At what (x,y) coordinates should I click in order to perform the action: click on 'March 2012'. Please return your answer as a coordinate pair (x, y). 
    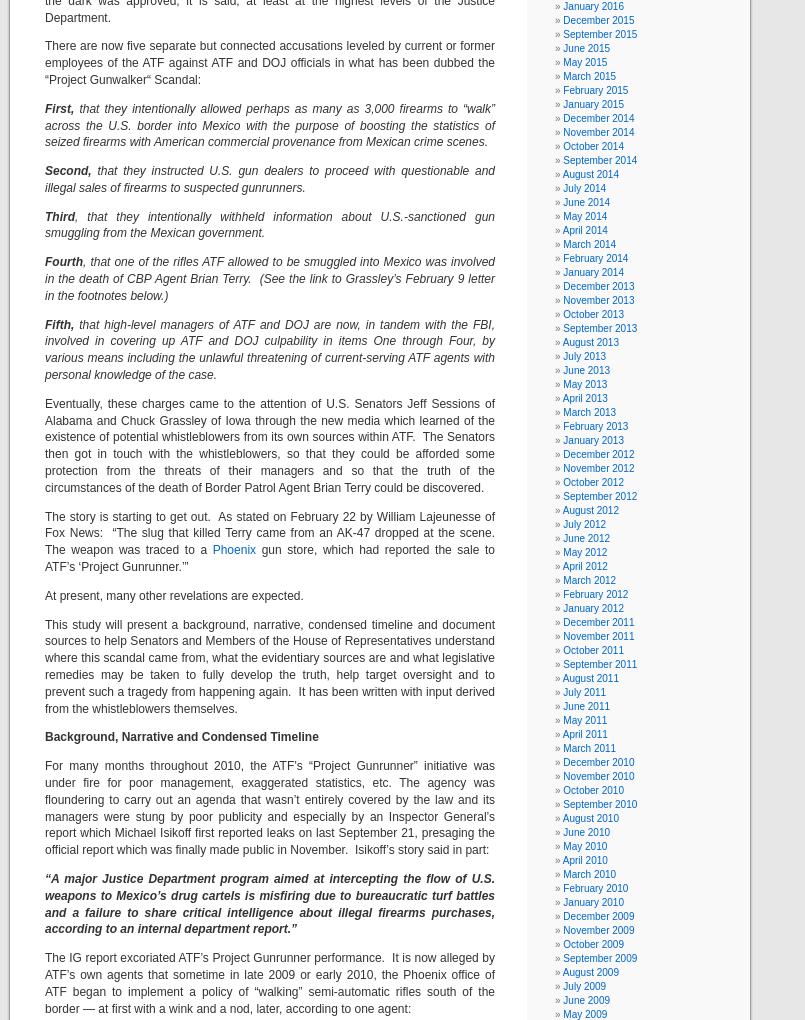
    Looking at the image, I should click on (589, 580).